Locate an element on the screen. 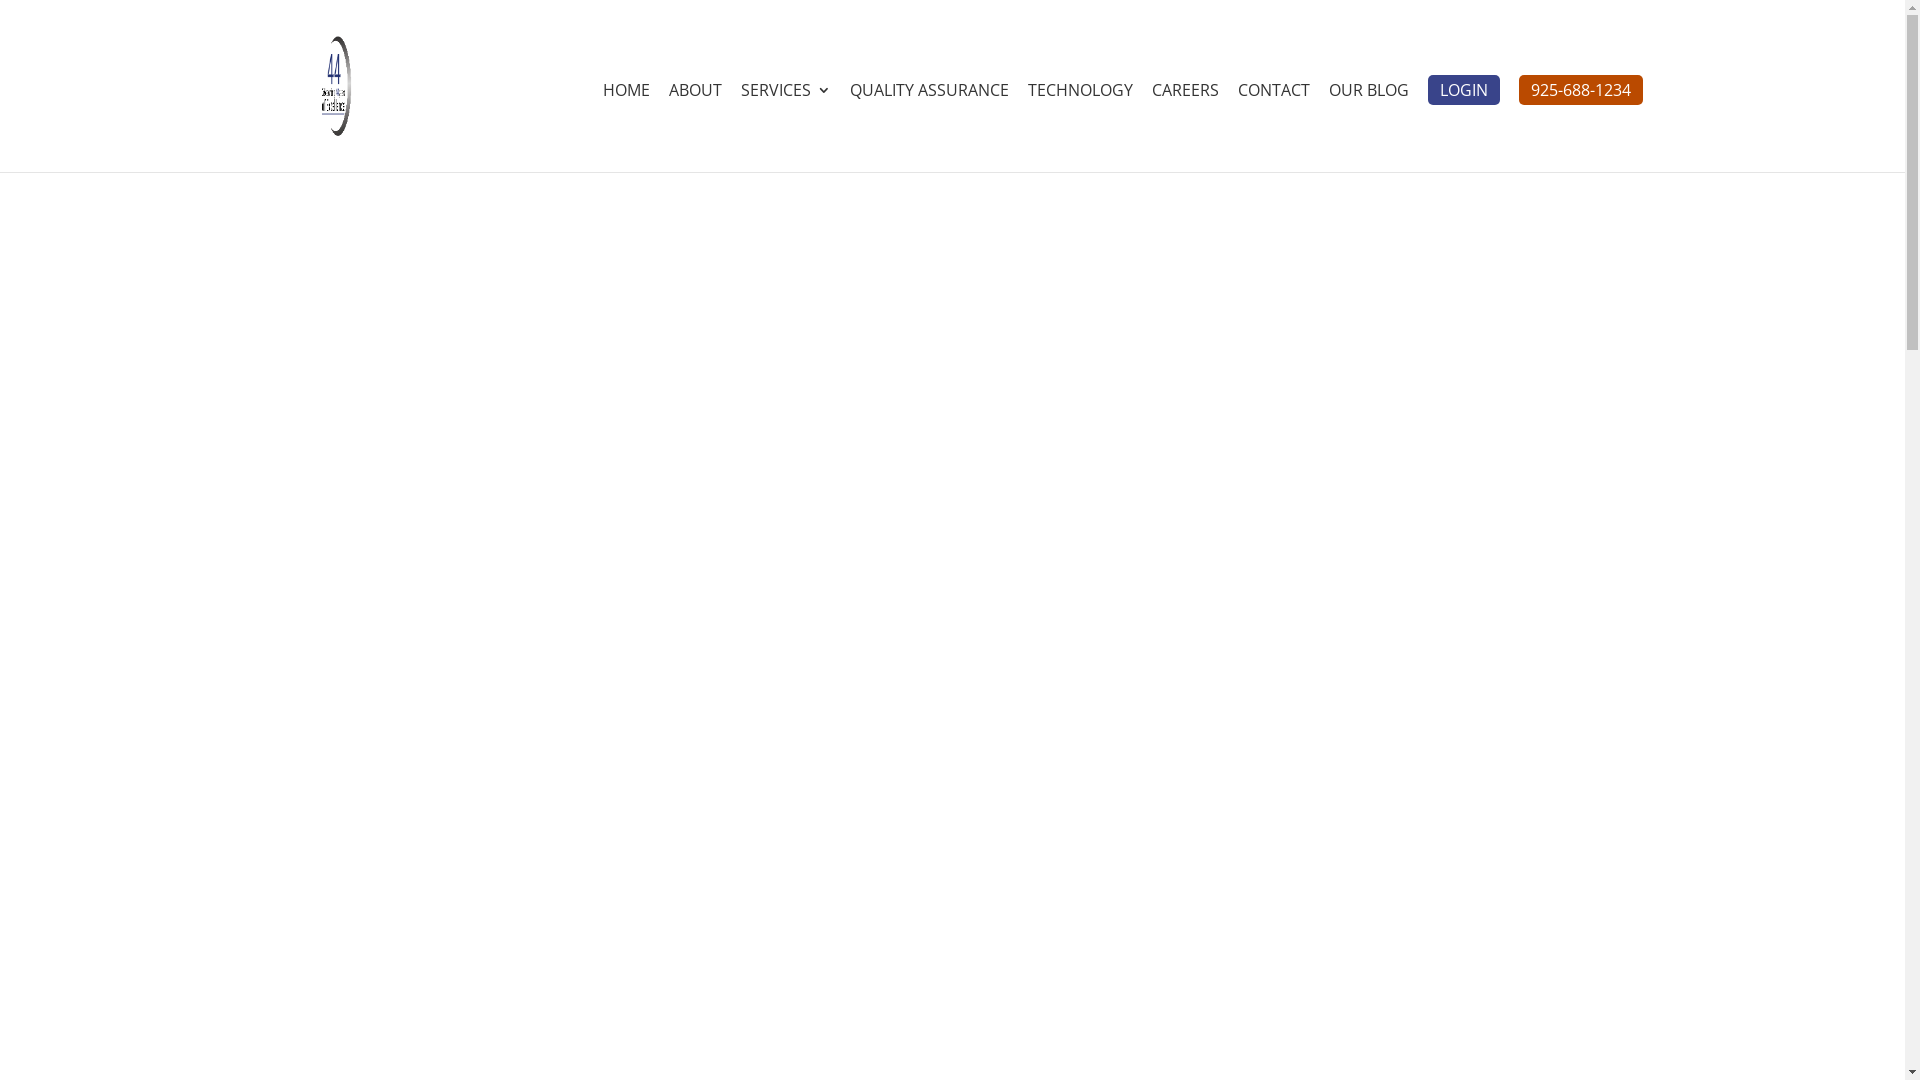 The height and width of the screenshot is (1080, 1920). 'CONTACT' is located at coordinates (1272, 127).